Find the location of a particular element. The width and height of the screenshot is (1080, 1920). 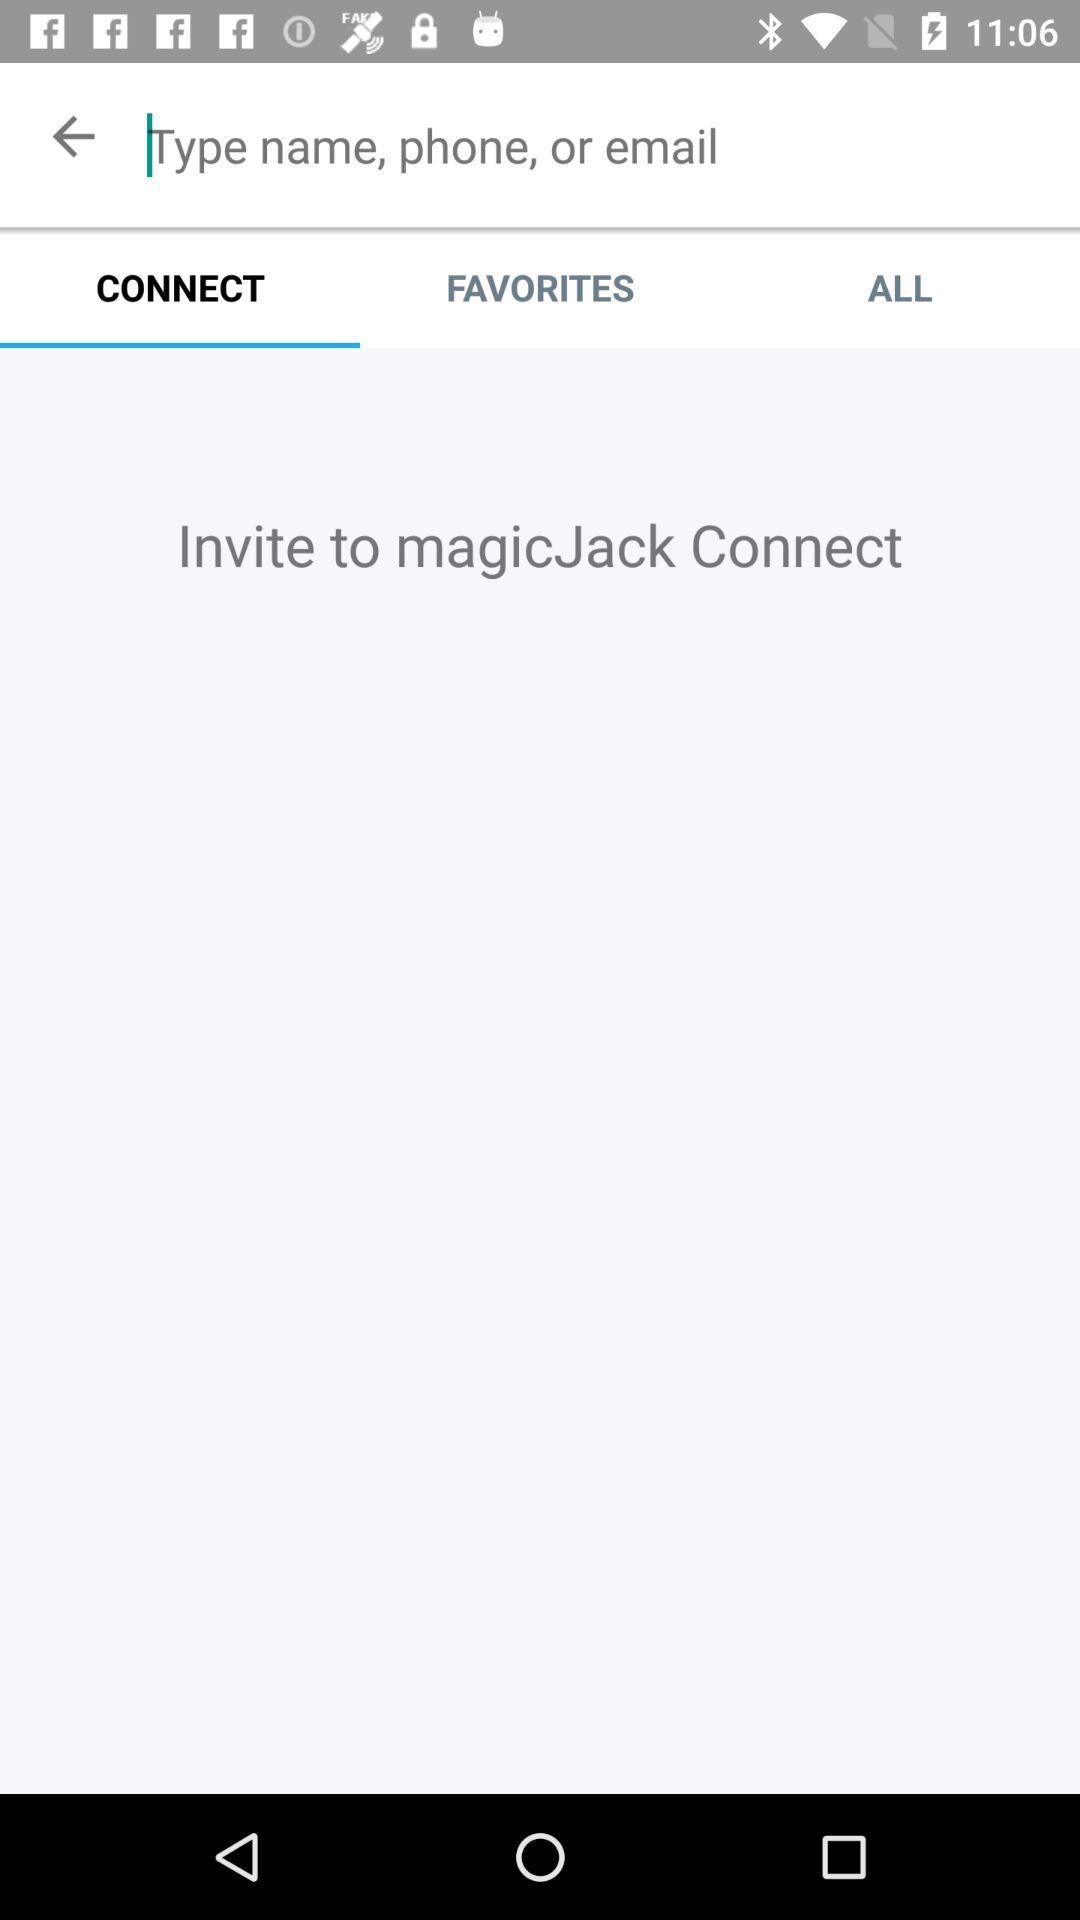

the invite to magicjack icon is located at coordinates (540, 544).